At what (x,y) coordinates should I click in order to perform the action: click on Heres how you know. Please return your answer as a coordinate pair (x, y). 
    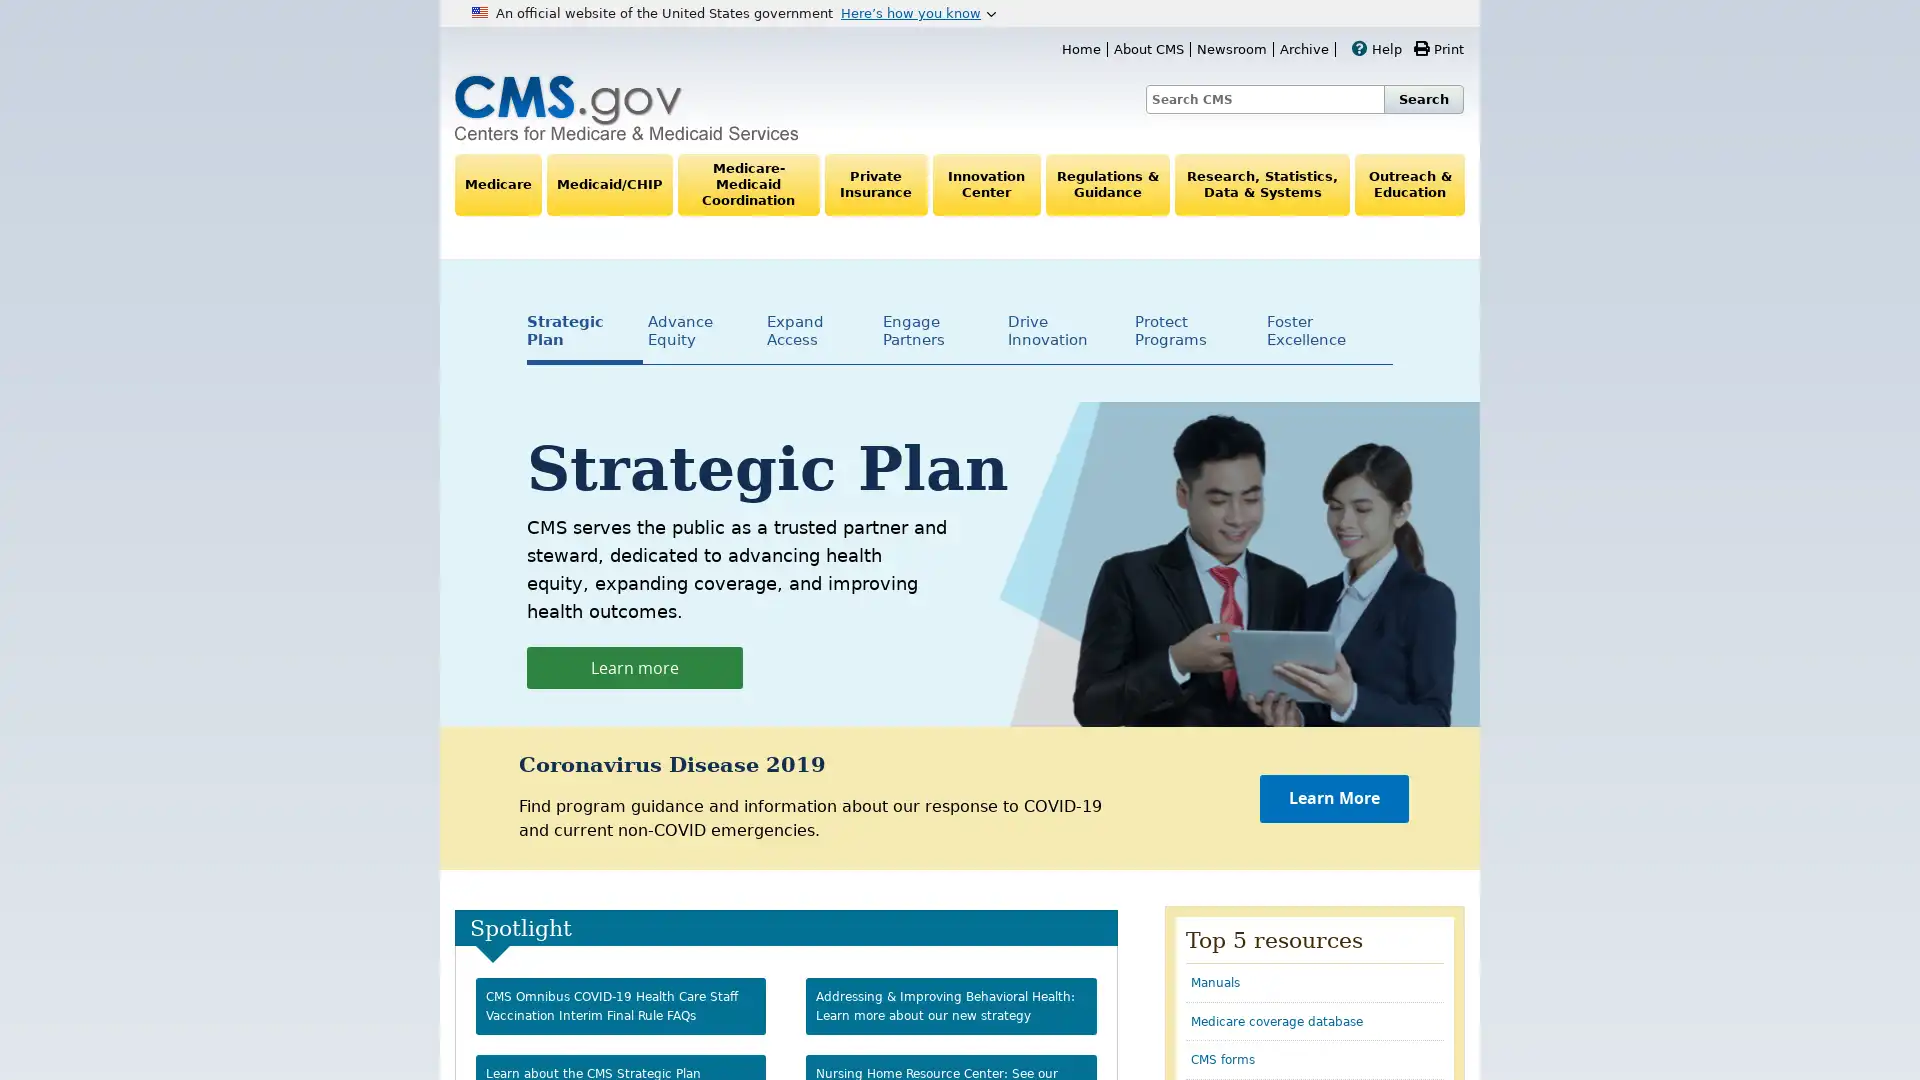
    Looking at the image, I should click on (917, 12).